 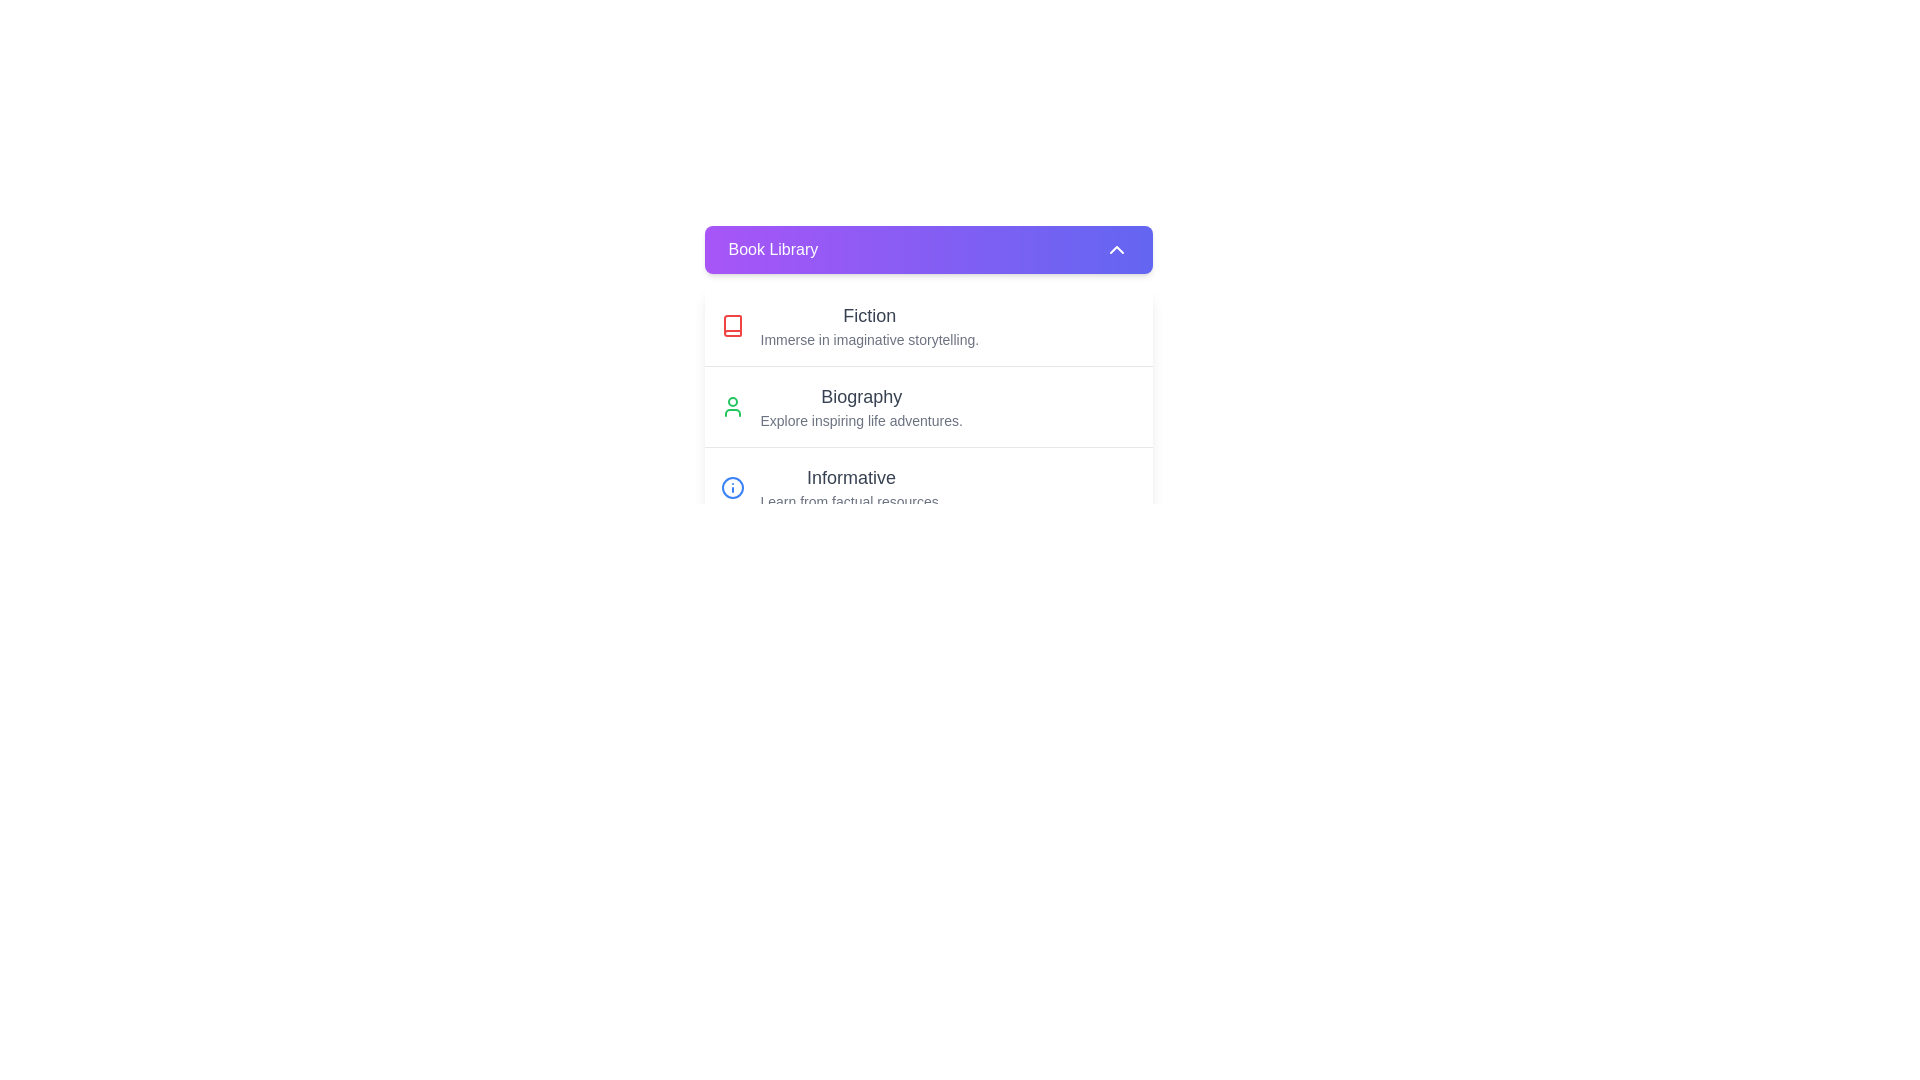 I want to click on the 'Biography' menu item, which is the middle entry in the vertical list of the 'Book Library' panel, featuring a green user icon and two lines of text, so click(x=927, y=405).